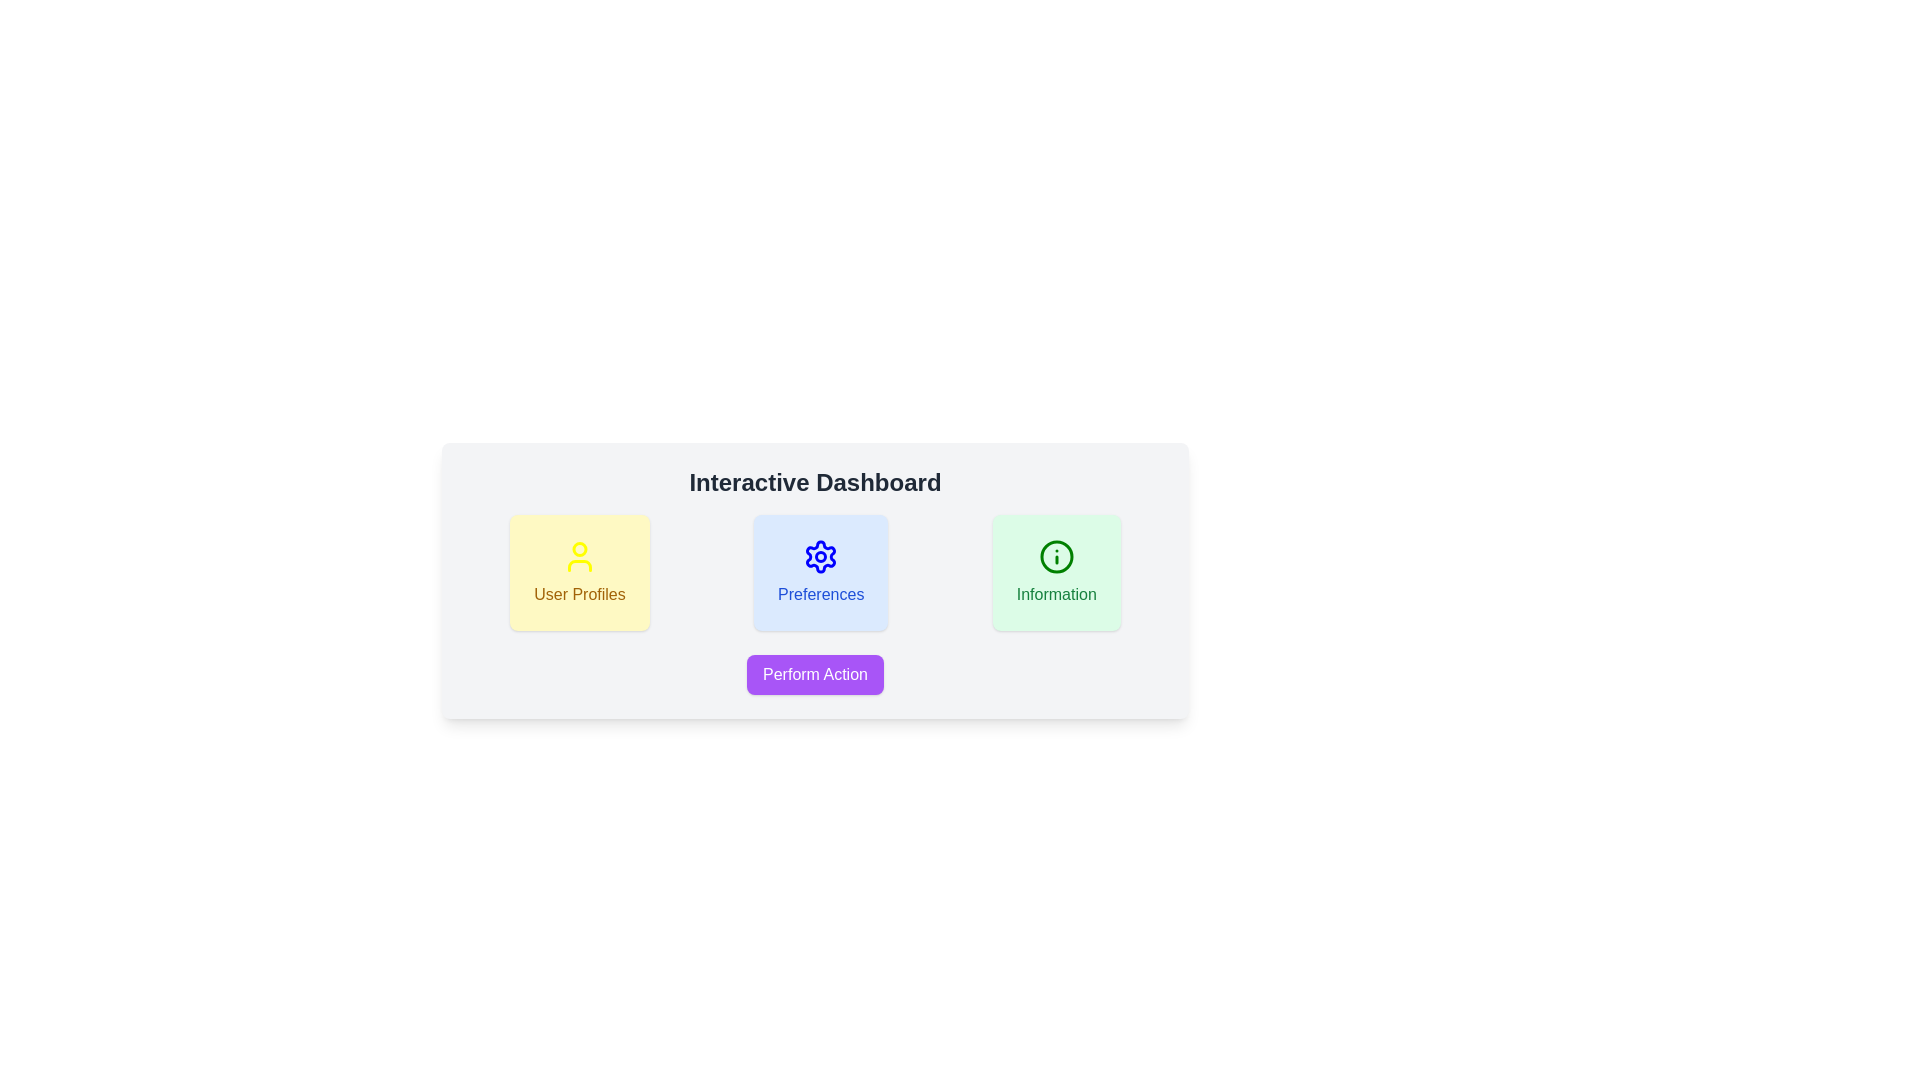  What do you see at coordinates (821, 556) in the screenshot?
I see `the graphical element that is part of the settings icon located within the 'Preferences' section of the dashboard interface` at bounding box center [821, 556].